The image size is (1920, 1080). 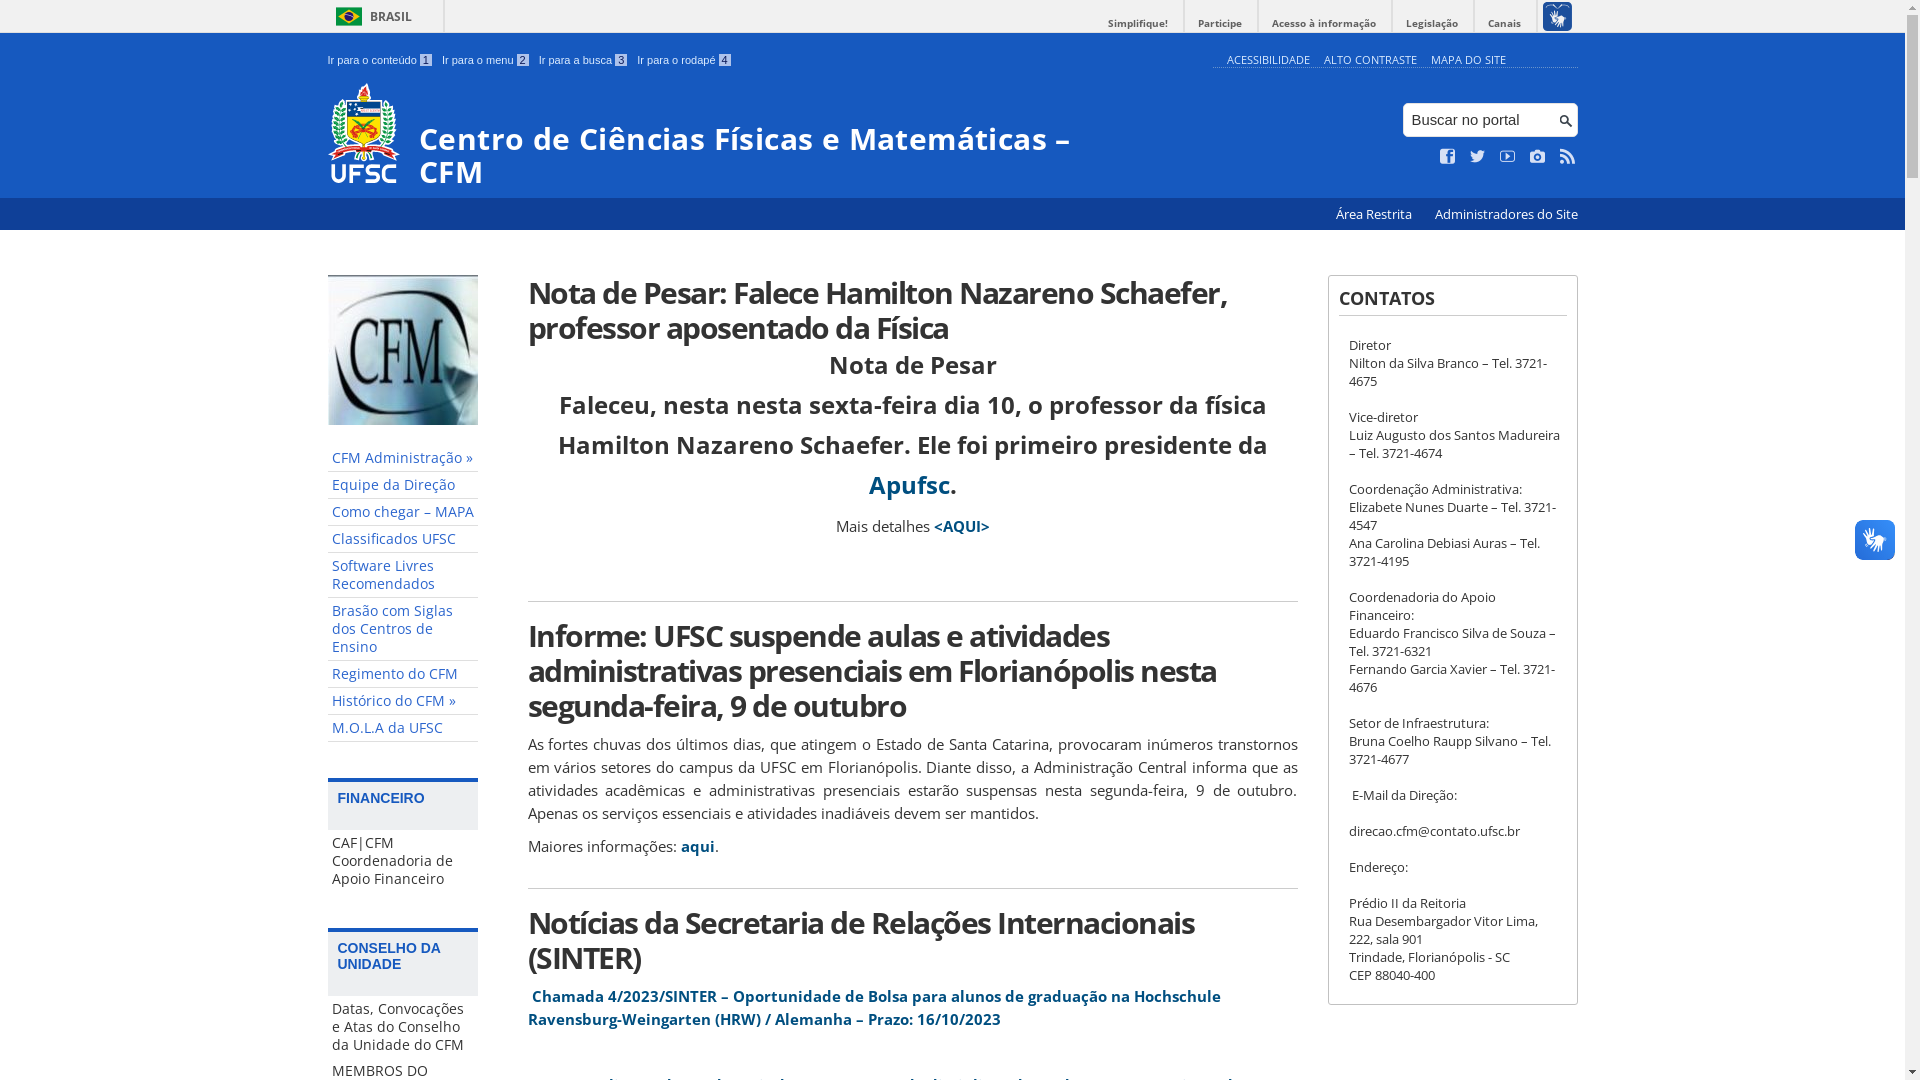 What do you see at coordinates (1224, 58) in the screenshot?
I see `'ACESSIBILIDADE'` at bounding box center [1224, 58].